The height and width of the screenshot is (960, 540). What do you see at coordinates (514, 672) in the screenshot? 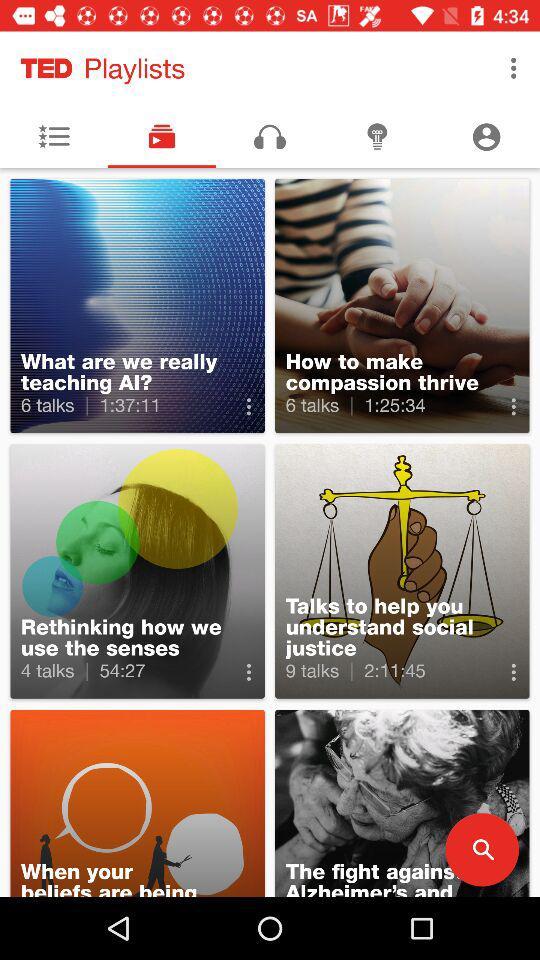
I see `more option which is on the second right side of the page` at bounding box center [514, 672].